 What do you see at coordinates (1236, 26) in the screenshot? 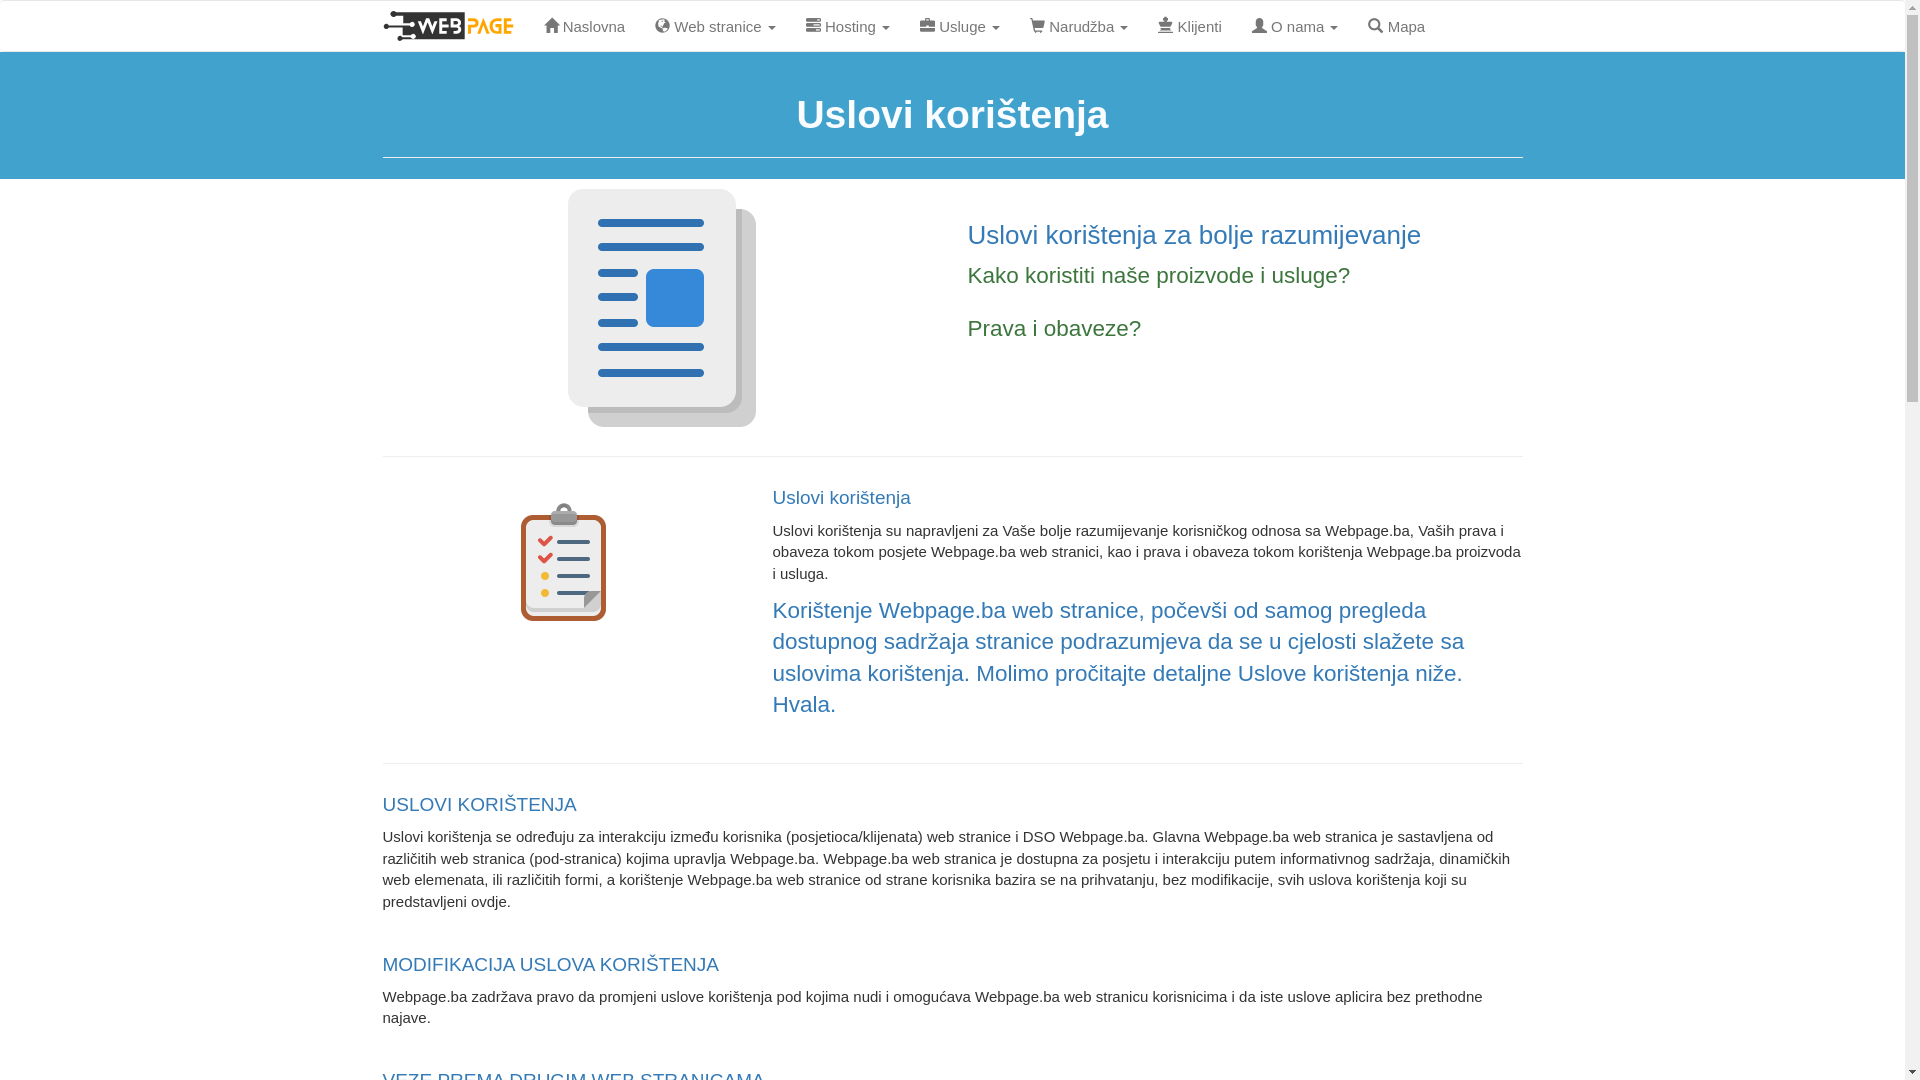
I see `'O nama'` at bounding box center [1236, 26].